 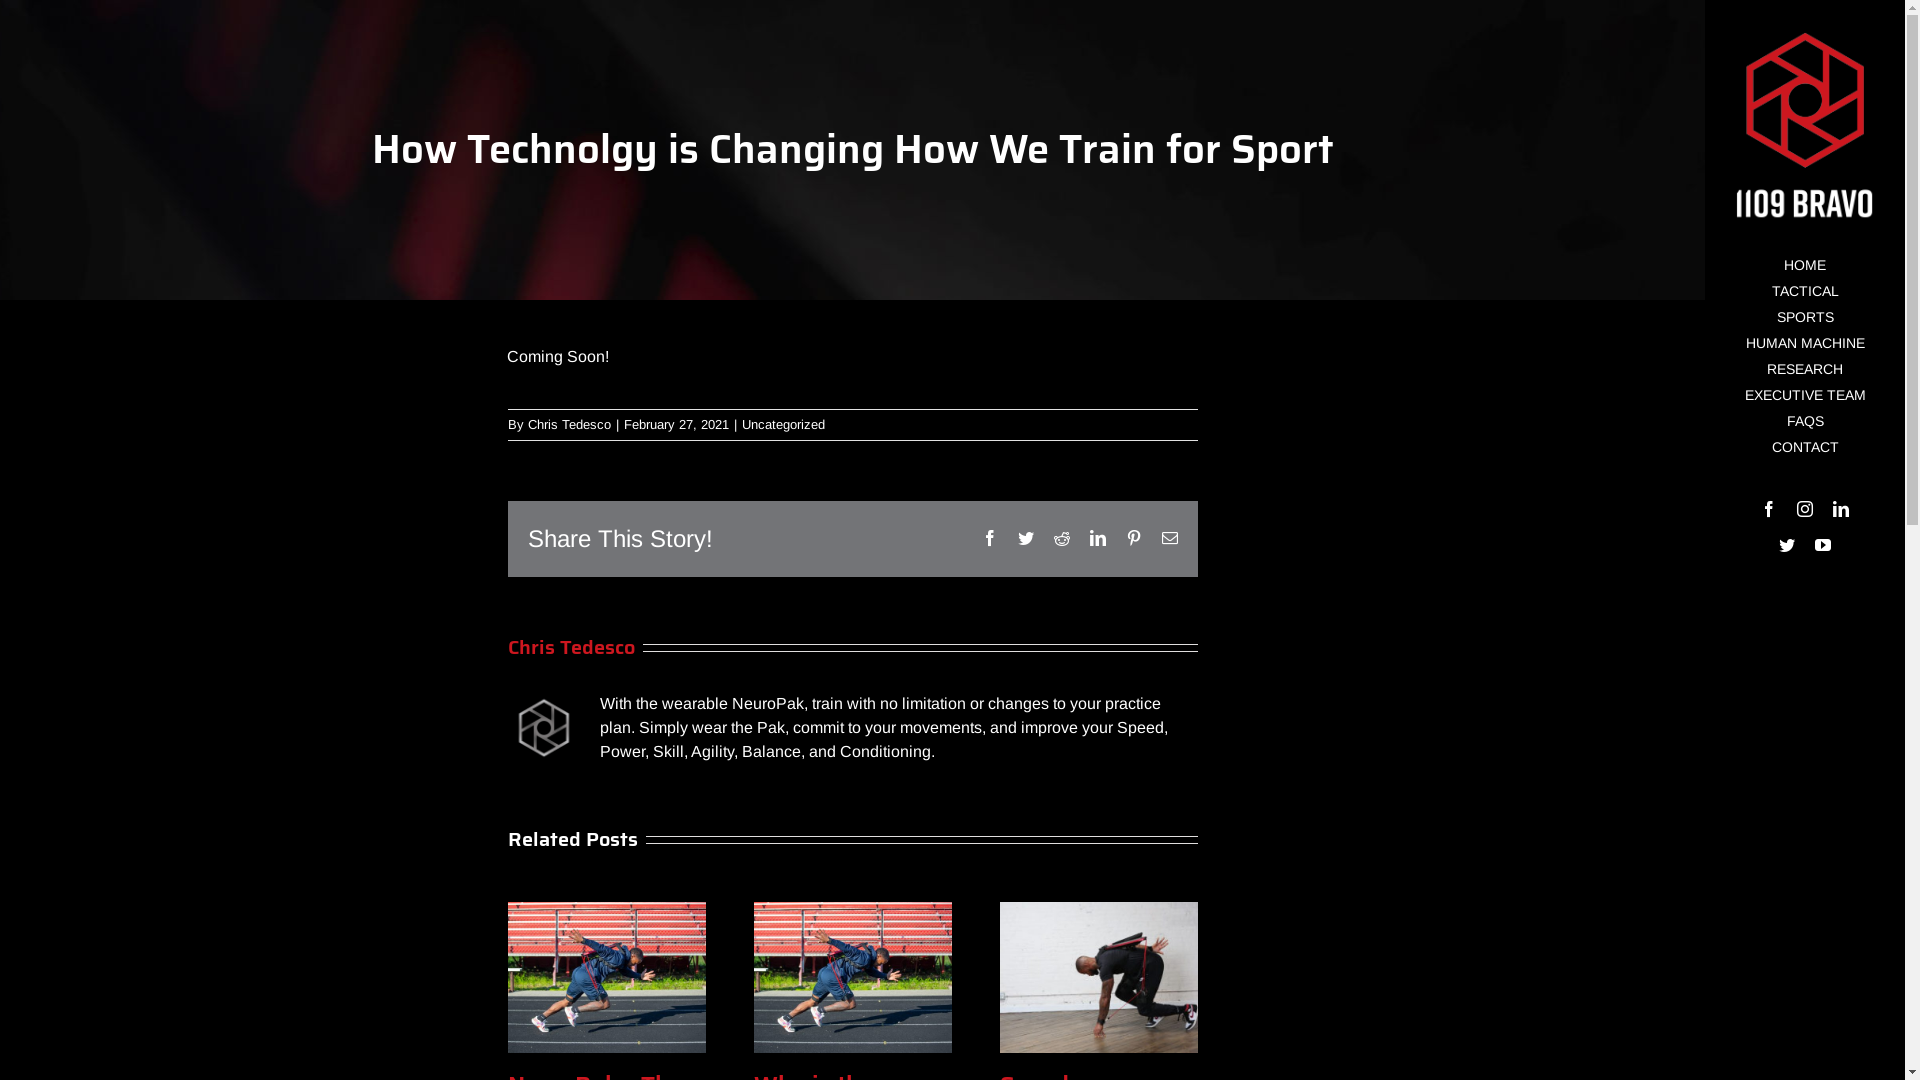 What do you see at coordinates (1804, 420) in the screenshot?
I see `'FAQS'` at bounding box center [1804, 420].